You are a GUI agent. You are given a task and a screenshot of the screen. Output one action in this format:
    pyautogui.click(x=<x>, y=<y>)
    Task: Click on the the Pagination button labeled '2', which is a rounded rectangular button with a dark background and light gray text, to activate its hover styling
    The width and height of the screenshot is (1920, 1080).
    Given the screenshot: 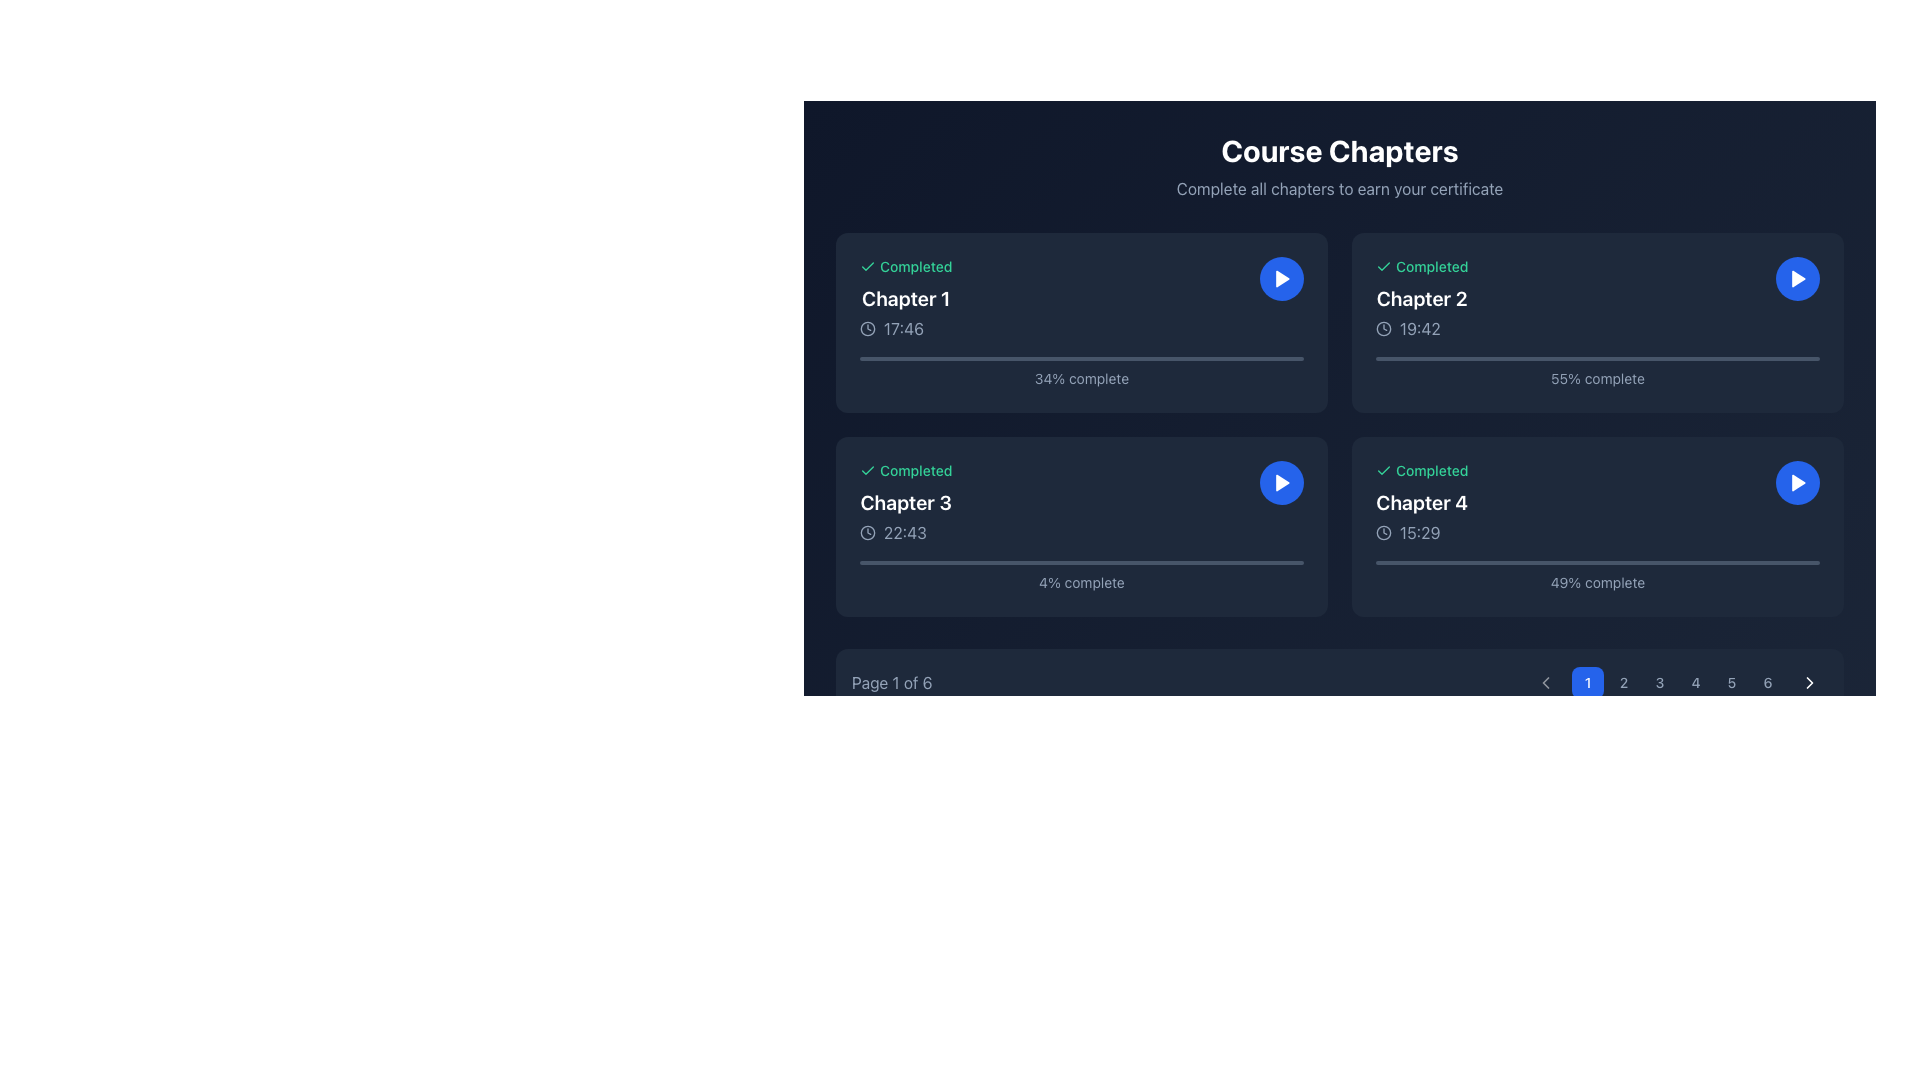 What is the action you would take?
    pyautogui.click(x=1623, y=681)
    